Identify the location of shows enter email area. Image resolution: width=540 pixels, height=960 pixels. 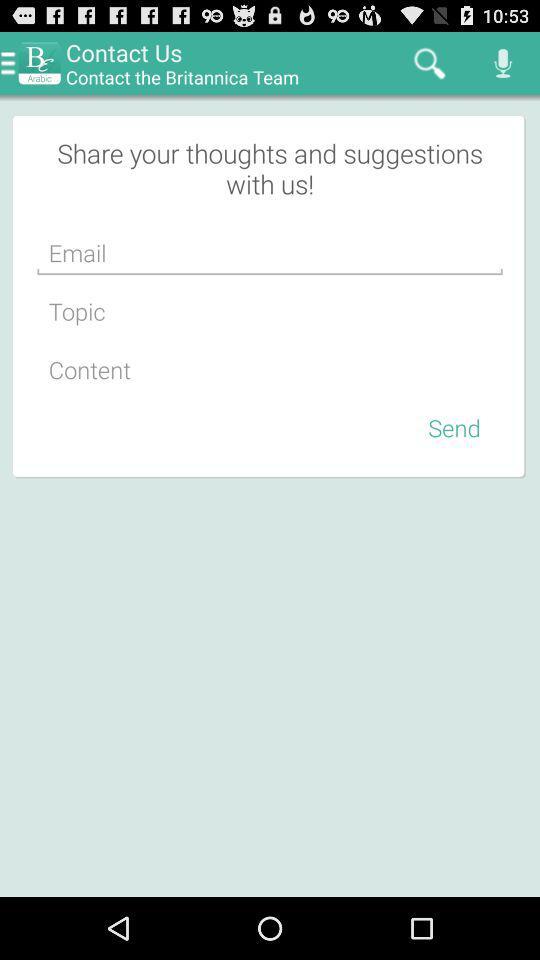
(270, 252).